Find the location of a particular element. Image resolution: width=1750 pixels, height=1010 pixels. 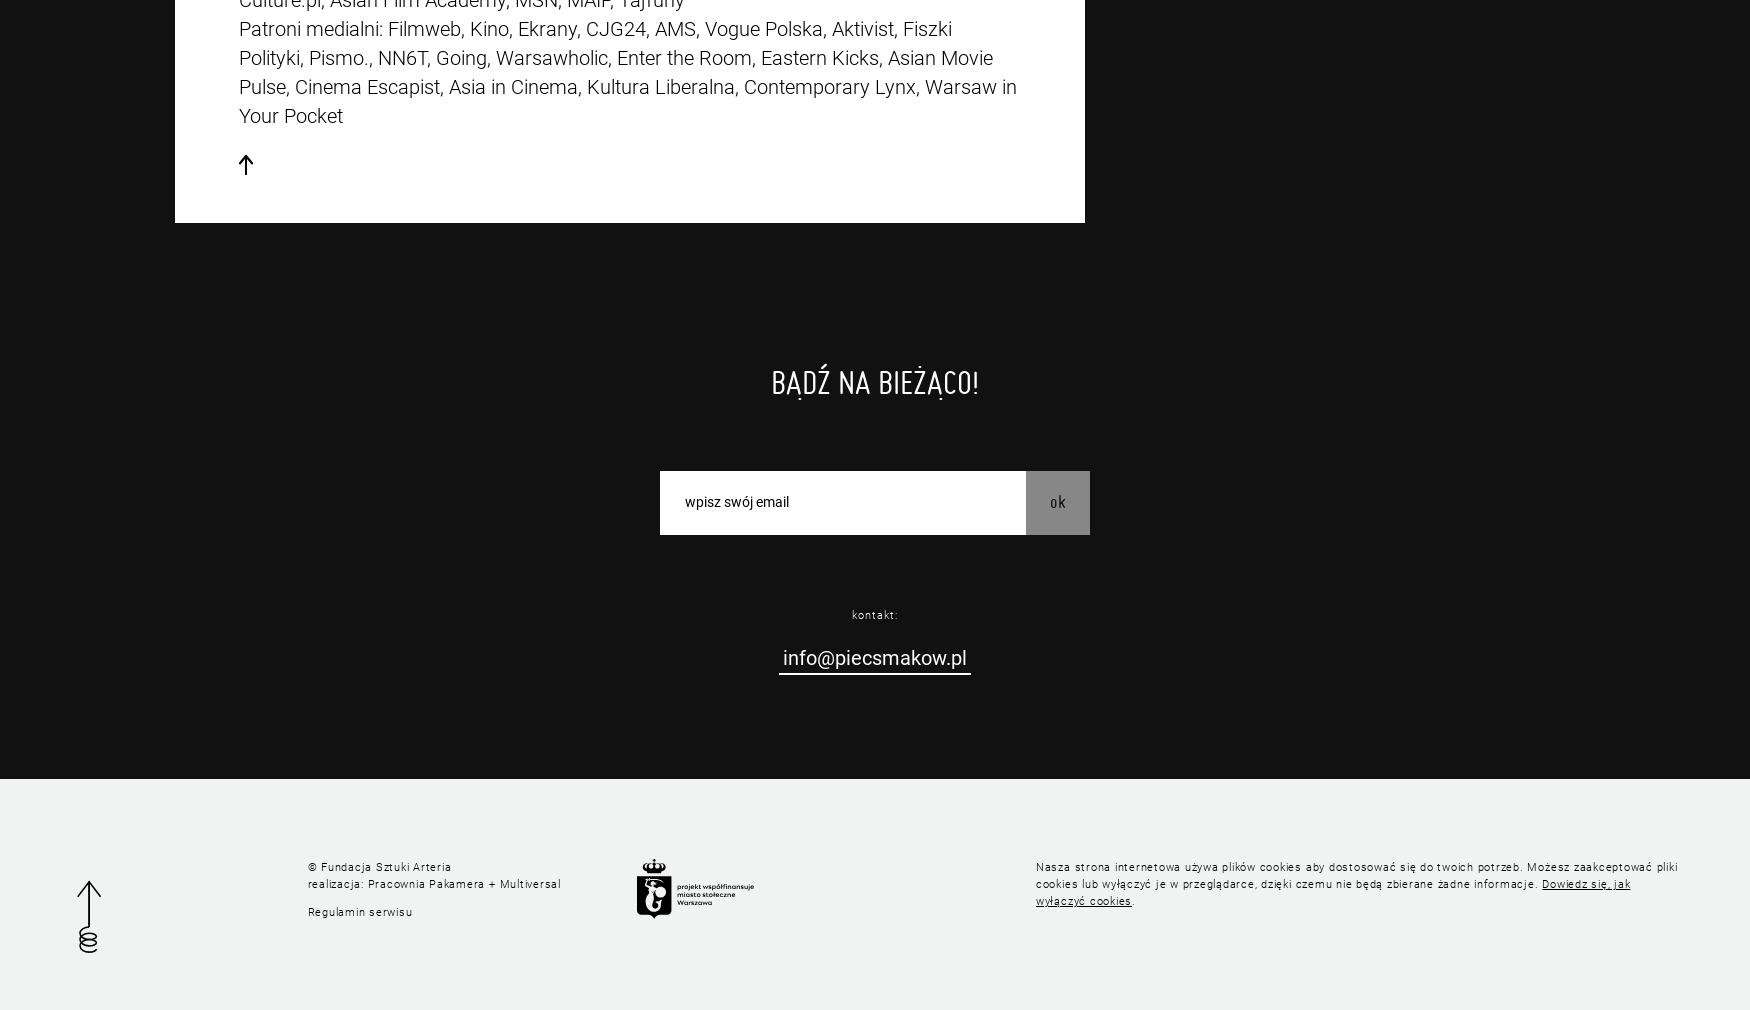

'bądź na bieżąco!' is located at coordinates (770, 382).